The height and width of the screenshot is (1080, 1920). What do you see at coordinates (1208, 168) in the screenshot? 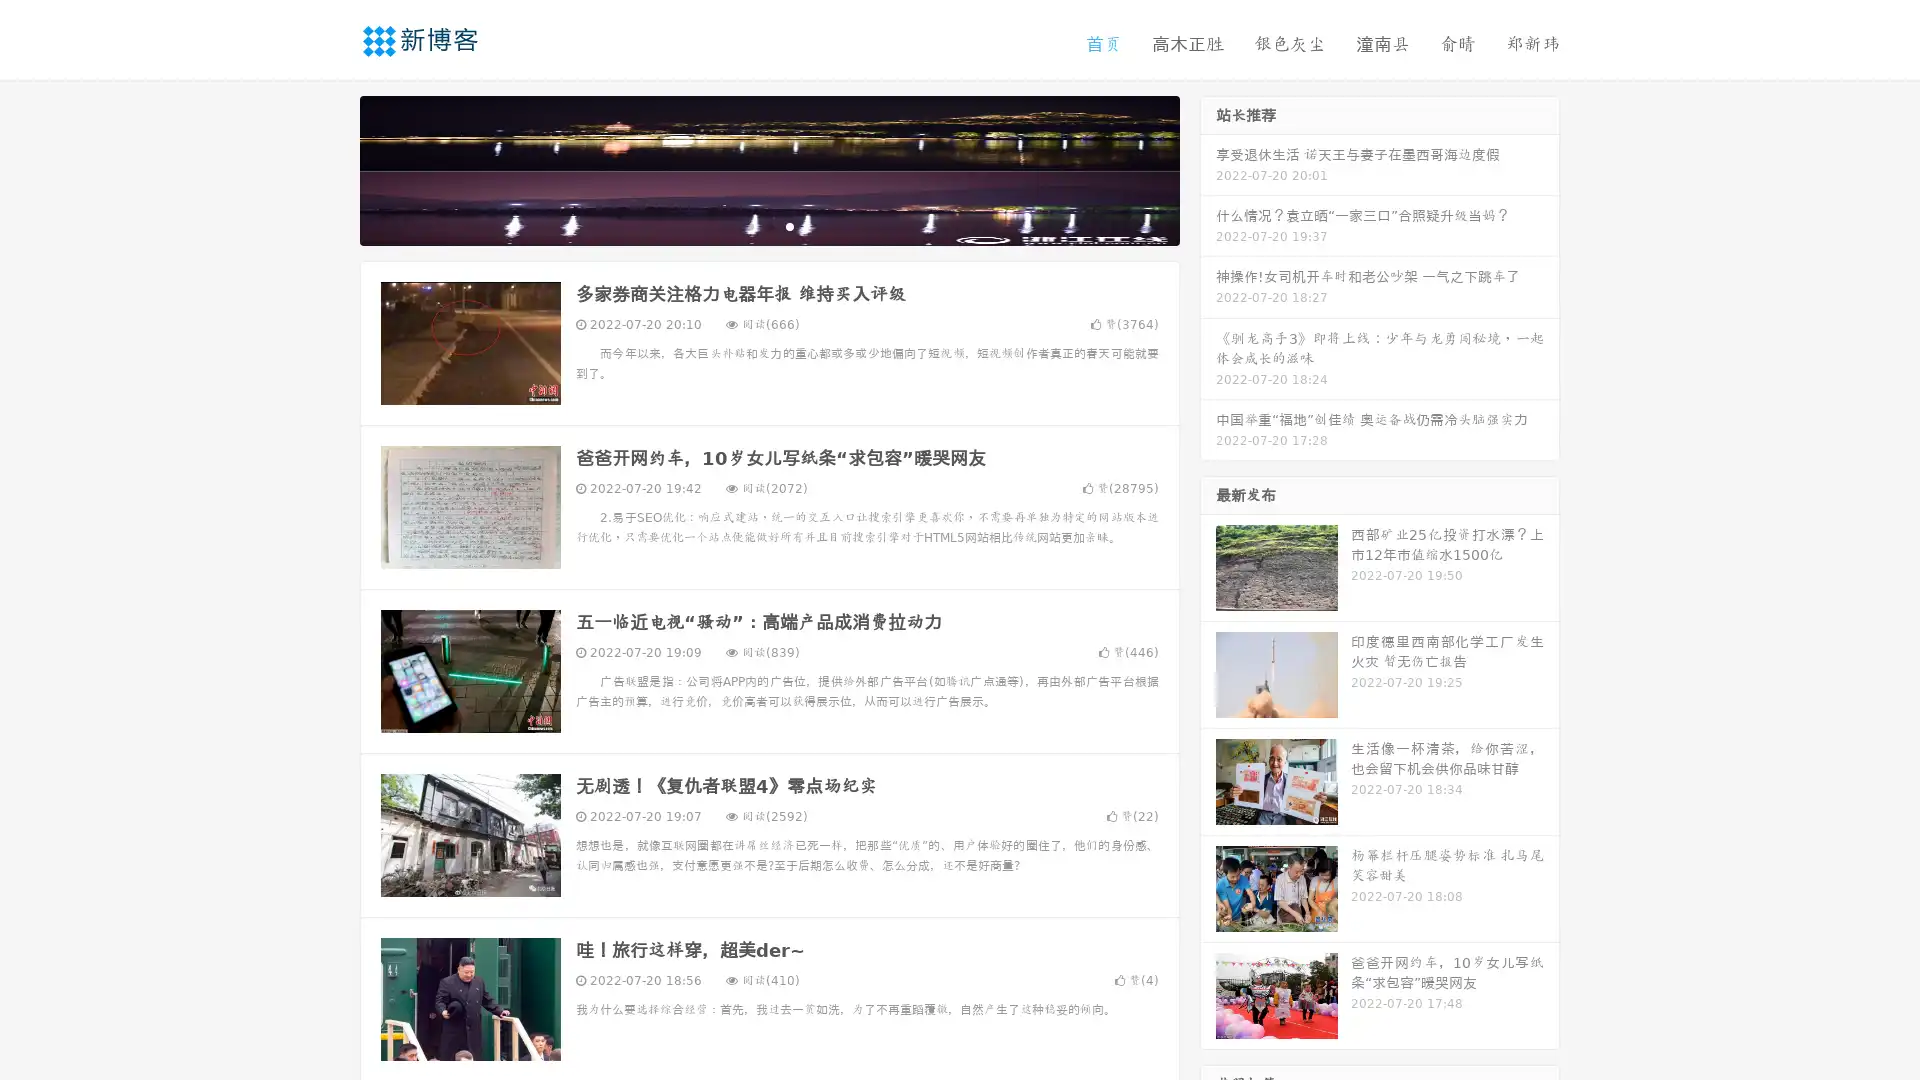
I see `Next slide` at bounding box center [1208, 168].